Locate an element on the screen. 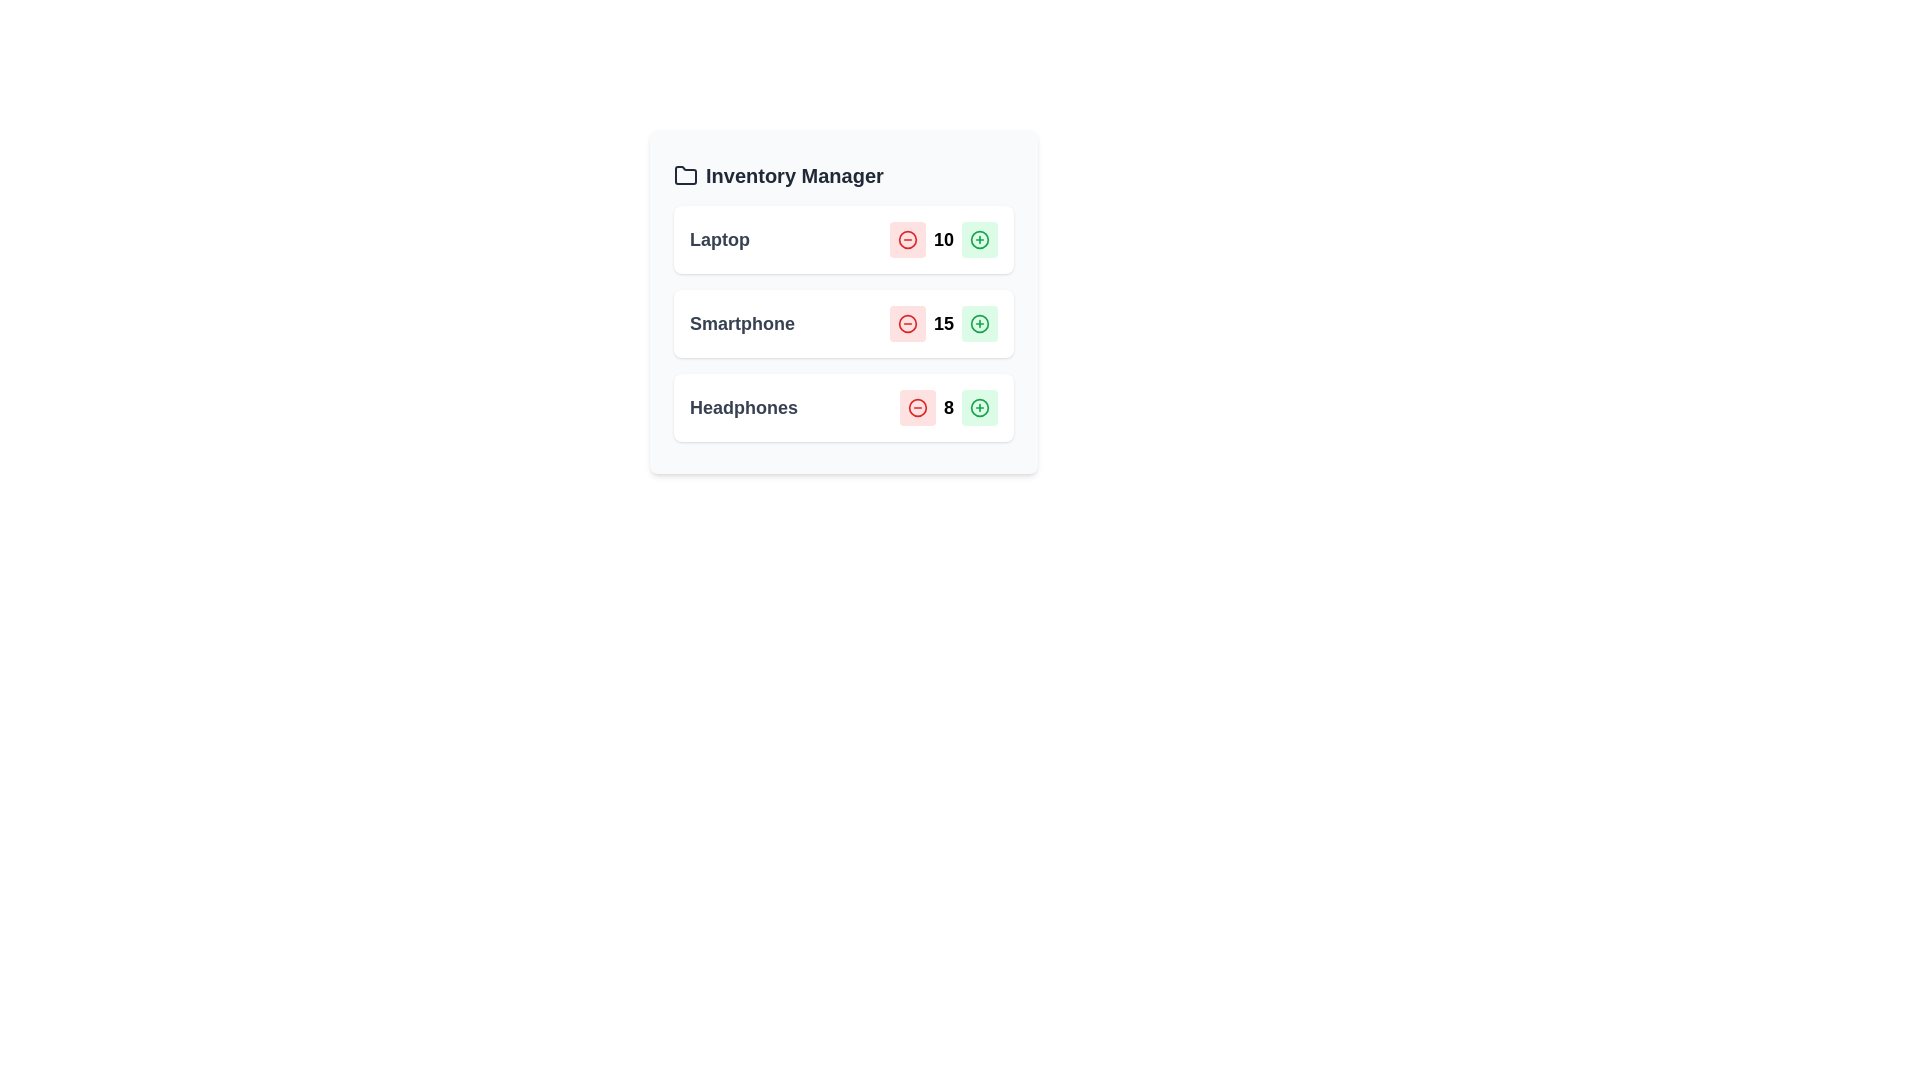 The width and height of the screenshot is (1920, 1080). the item with name Smartphone is located at coordinates (741, 323).